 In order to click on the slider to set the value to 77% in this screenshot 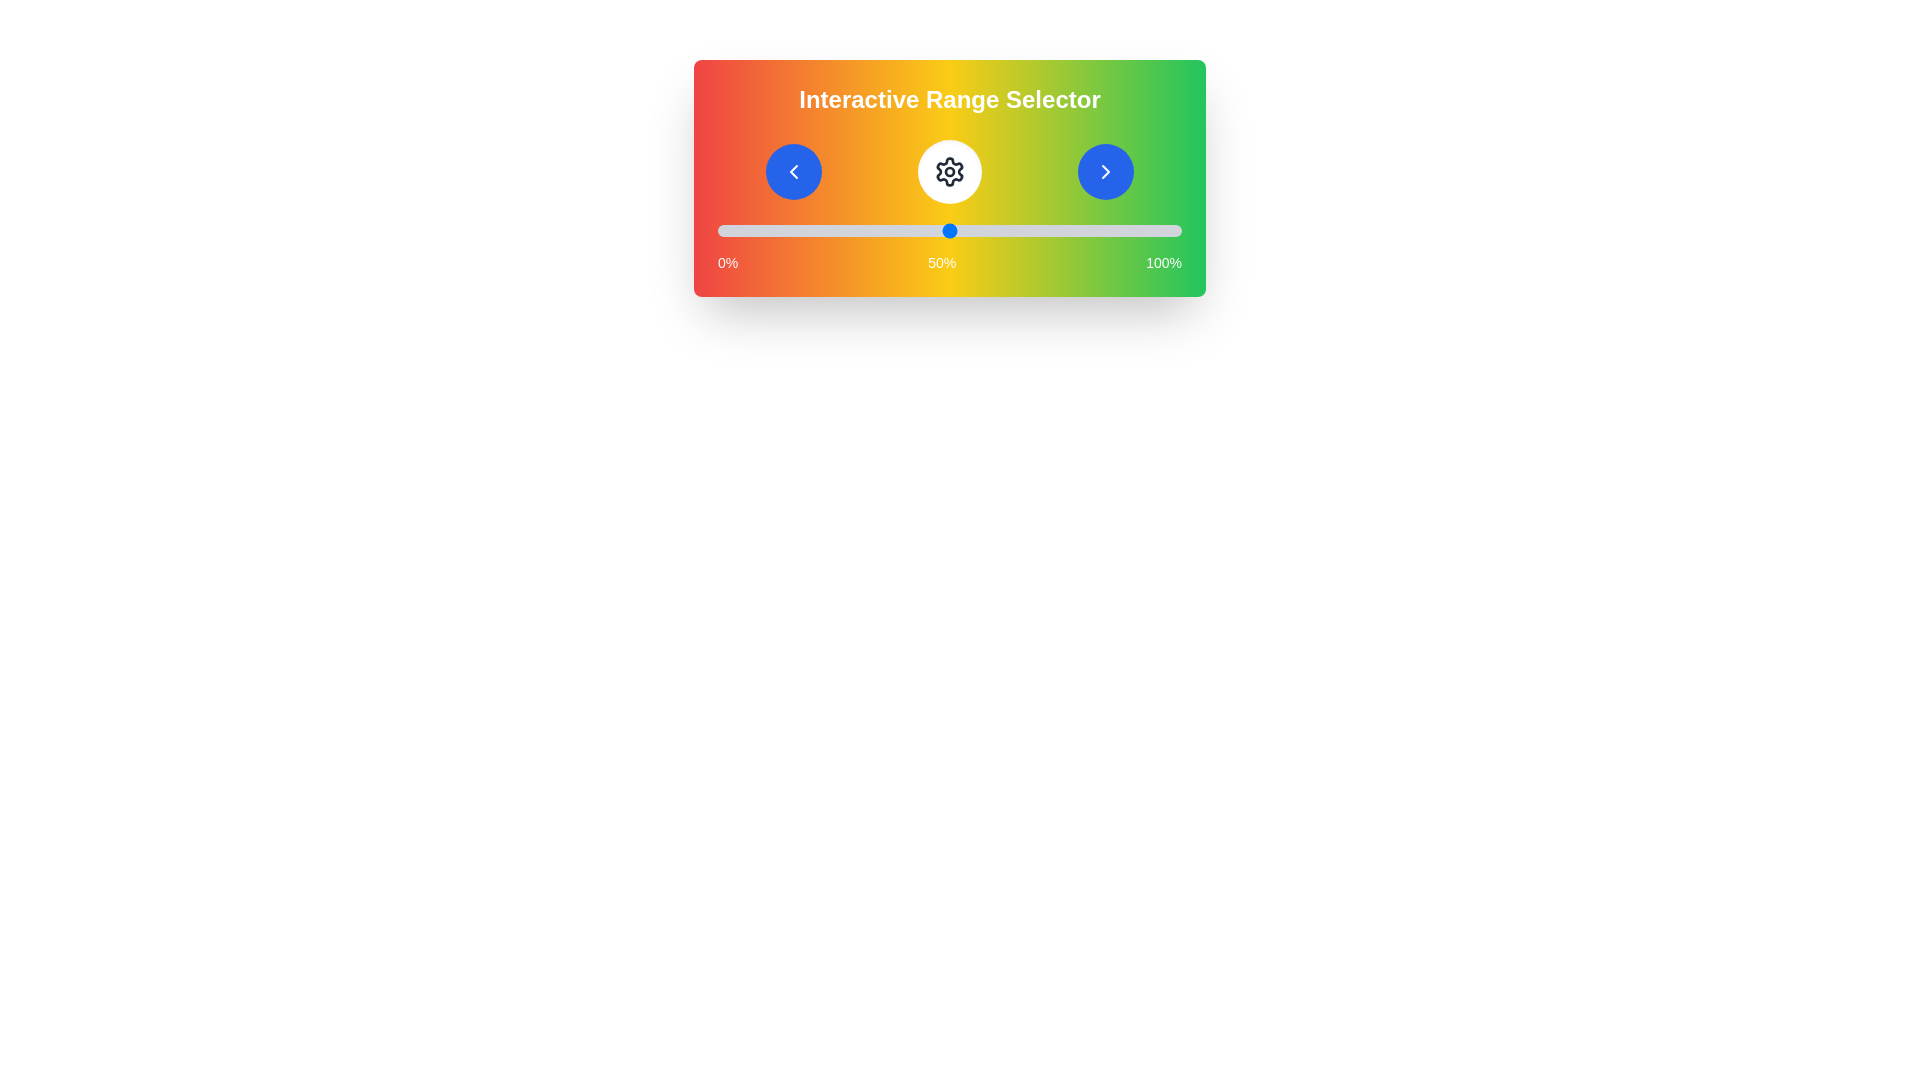, I will do `click(1074, 230)`.